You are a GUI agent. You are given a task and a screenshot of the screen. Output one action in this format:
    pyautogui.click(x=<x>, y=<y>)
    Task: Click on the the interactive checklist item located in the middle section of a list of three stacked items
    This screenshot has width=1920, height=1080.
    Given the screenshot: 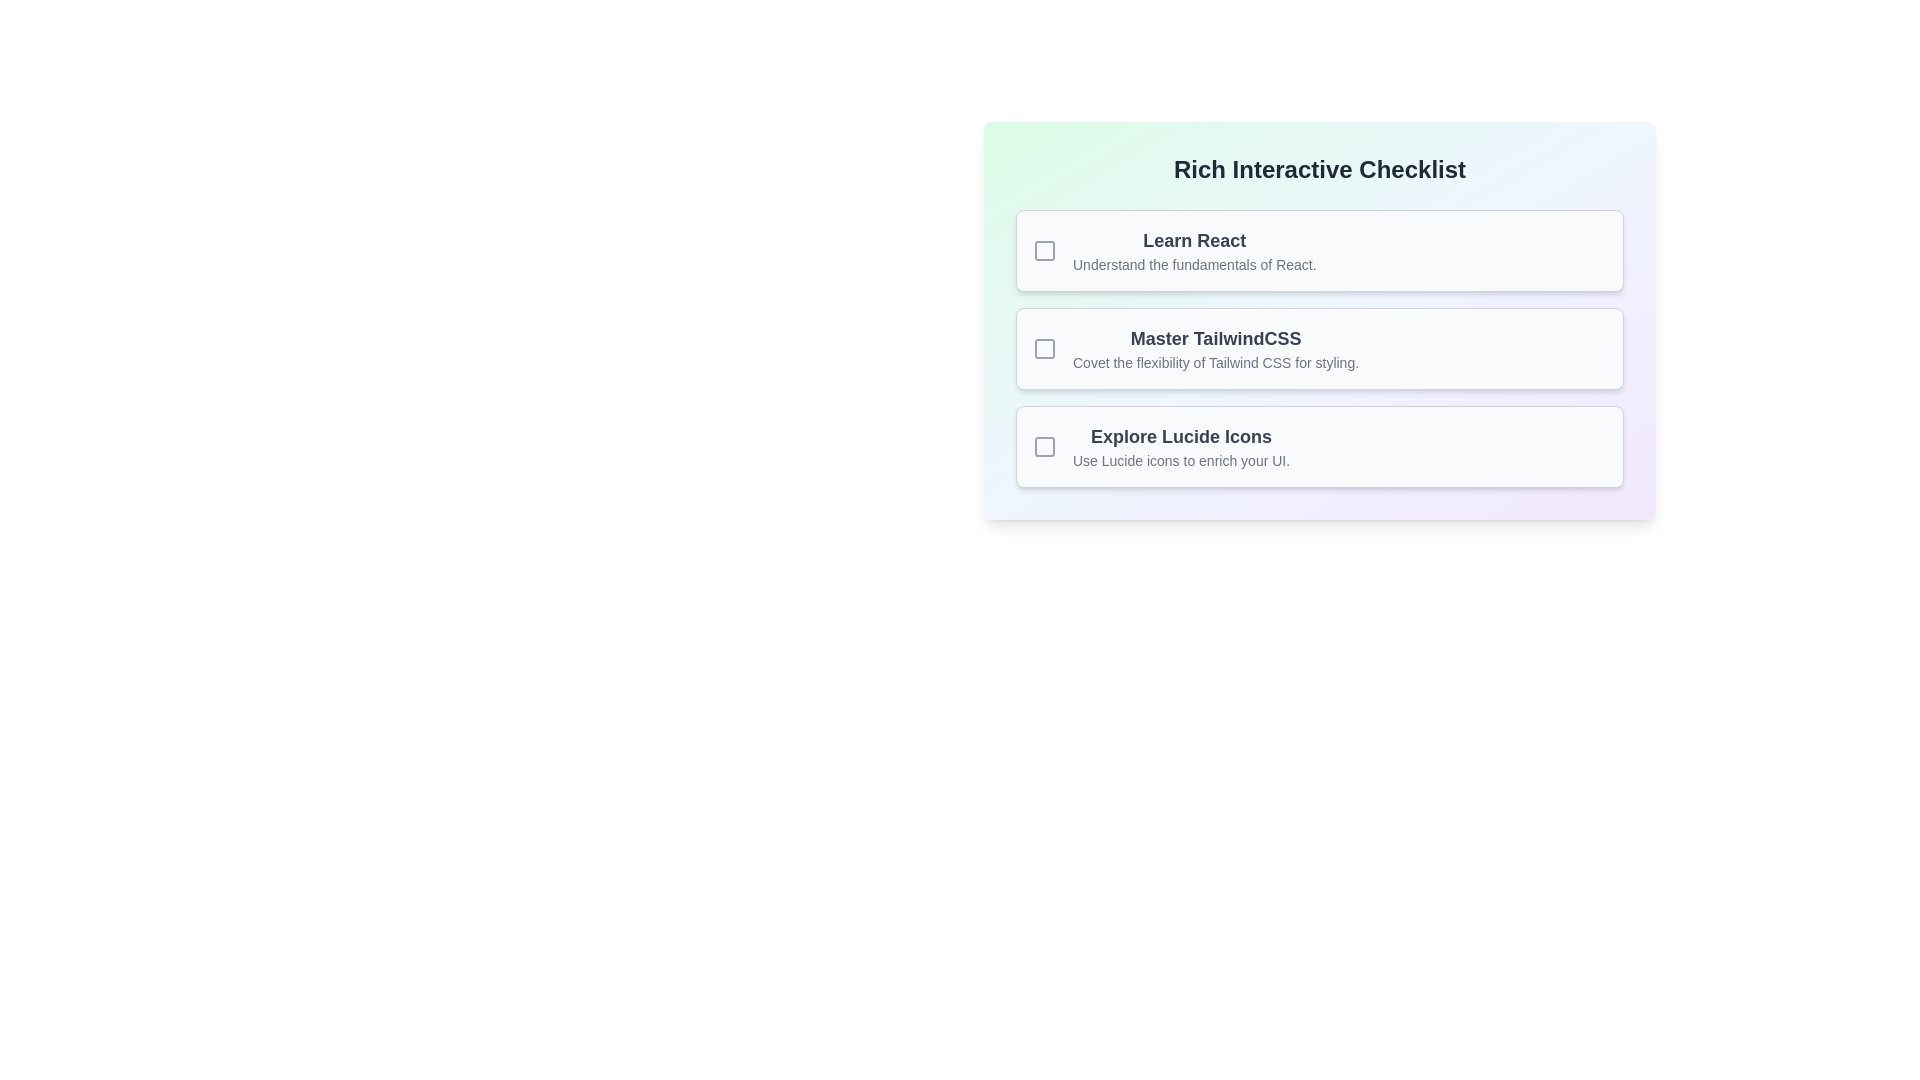 What is the action you would take?
    pyautogui.click(x=1320, y=347)
    